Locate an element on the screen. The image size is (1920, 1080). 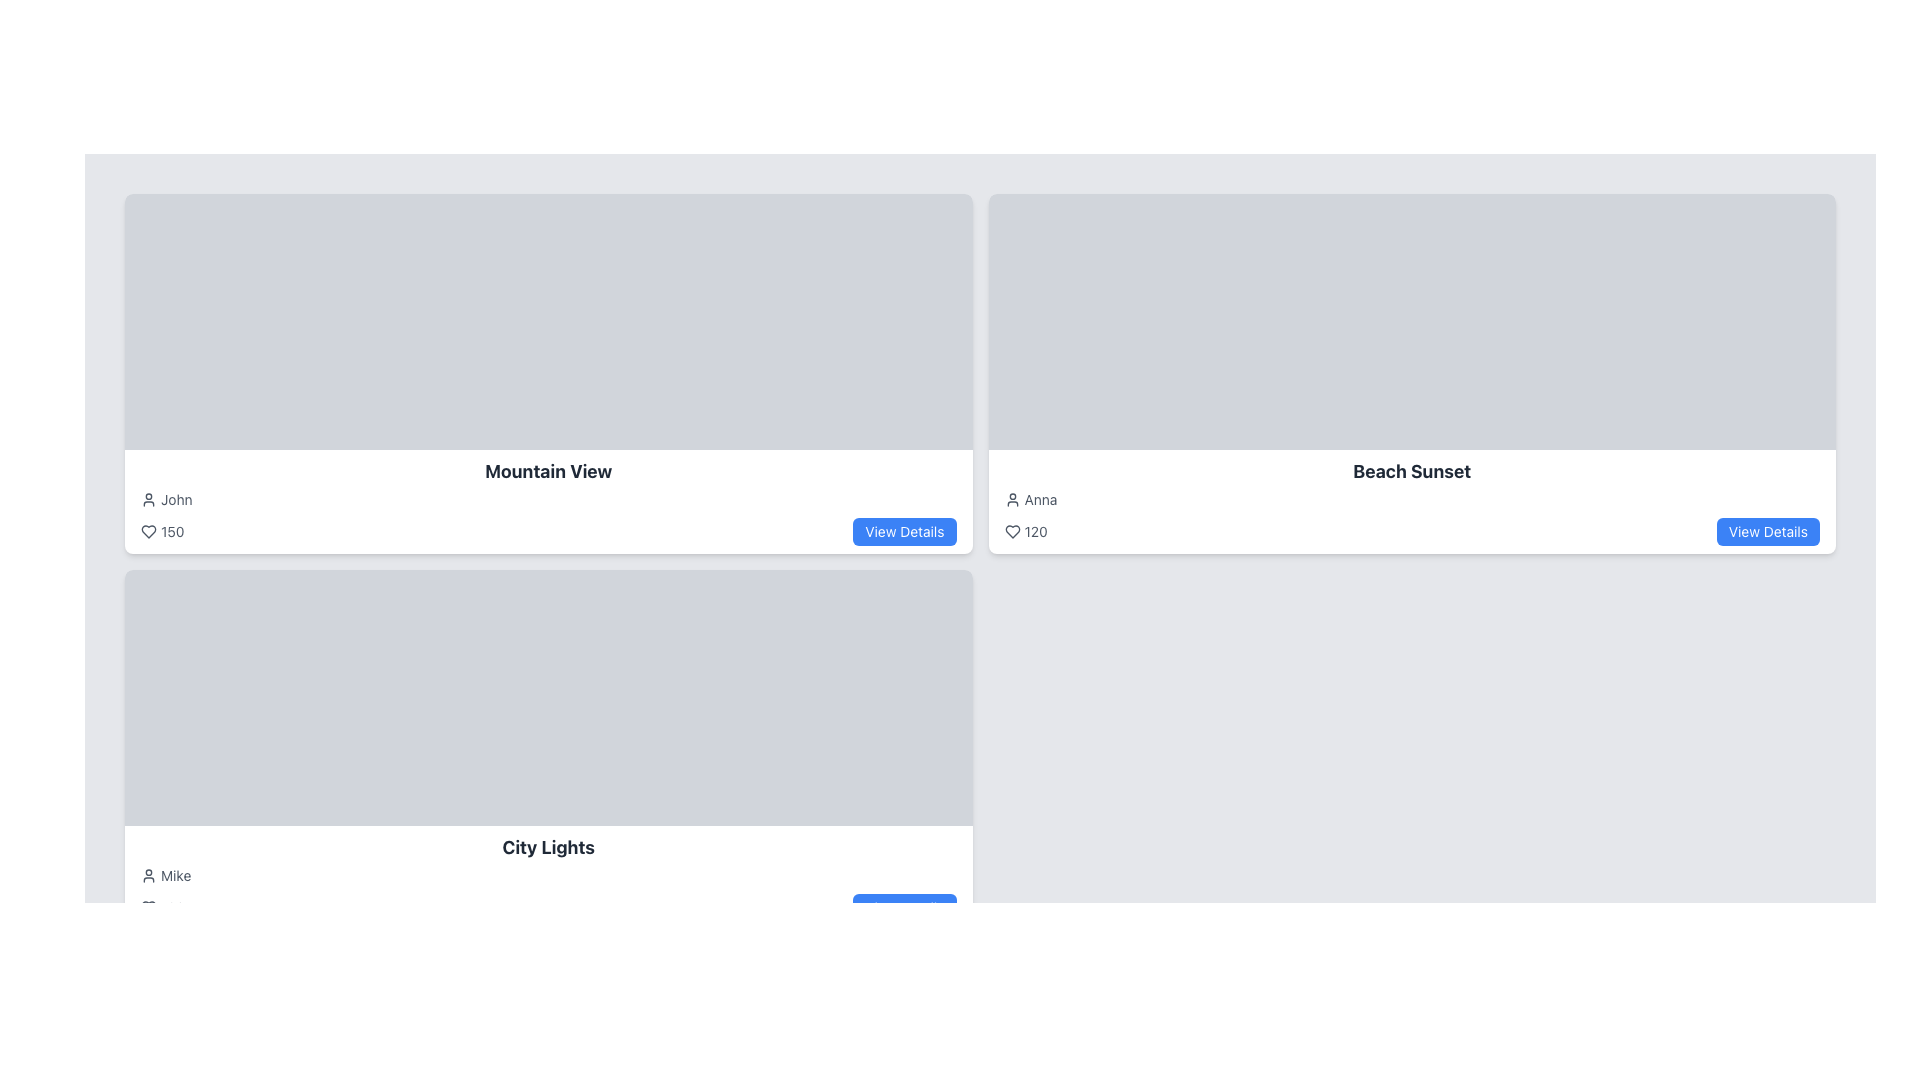
the text label that displays 'Beach Sunset', which is styled in bold dark gray font on a white background is located at coordinates (1411, 471).